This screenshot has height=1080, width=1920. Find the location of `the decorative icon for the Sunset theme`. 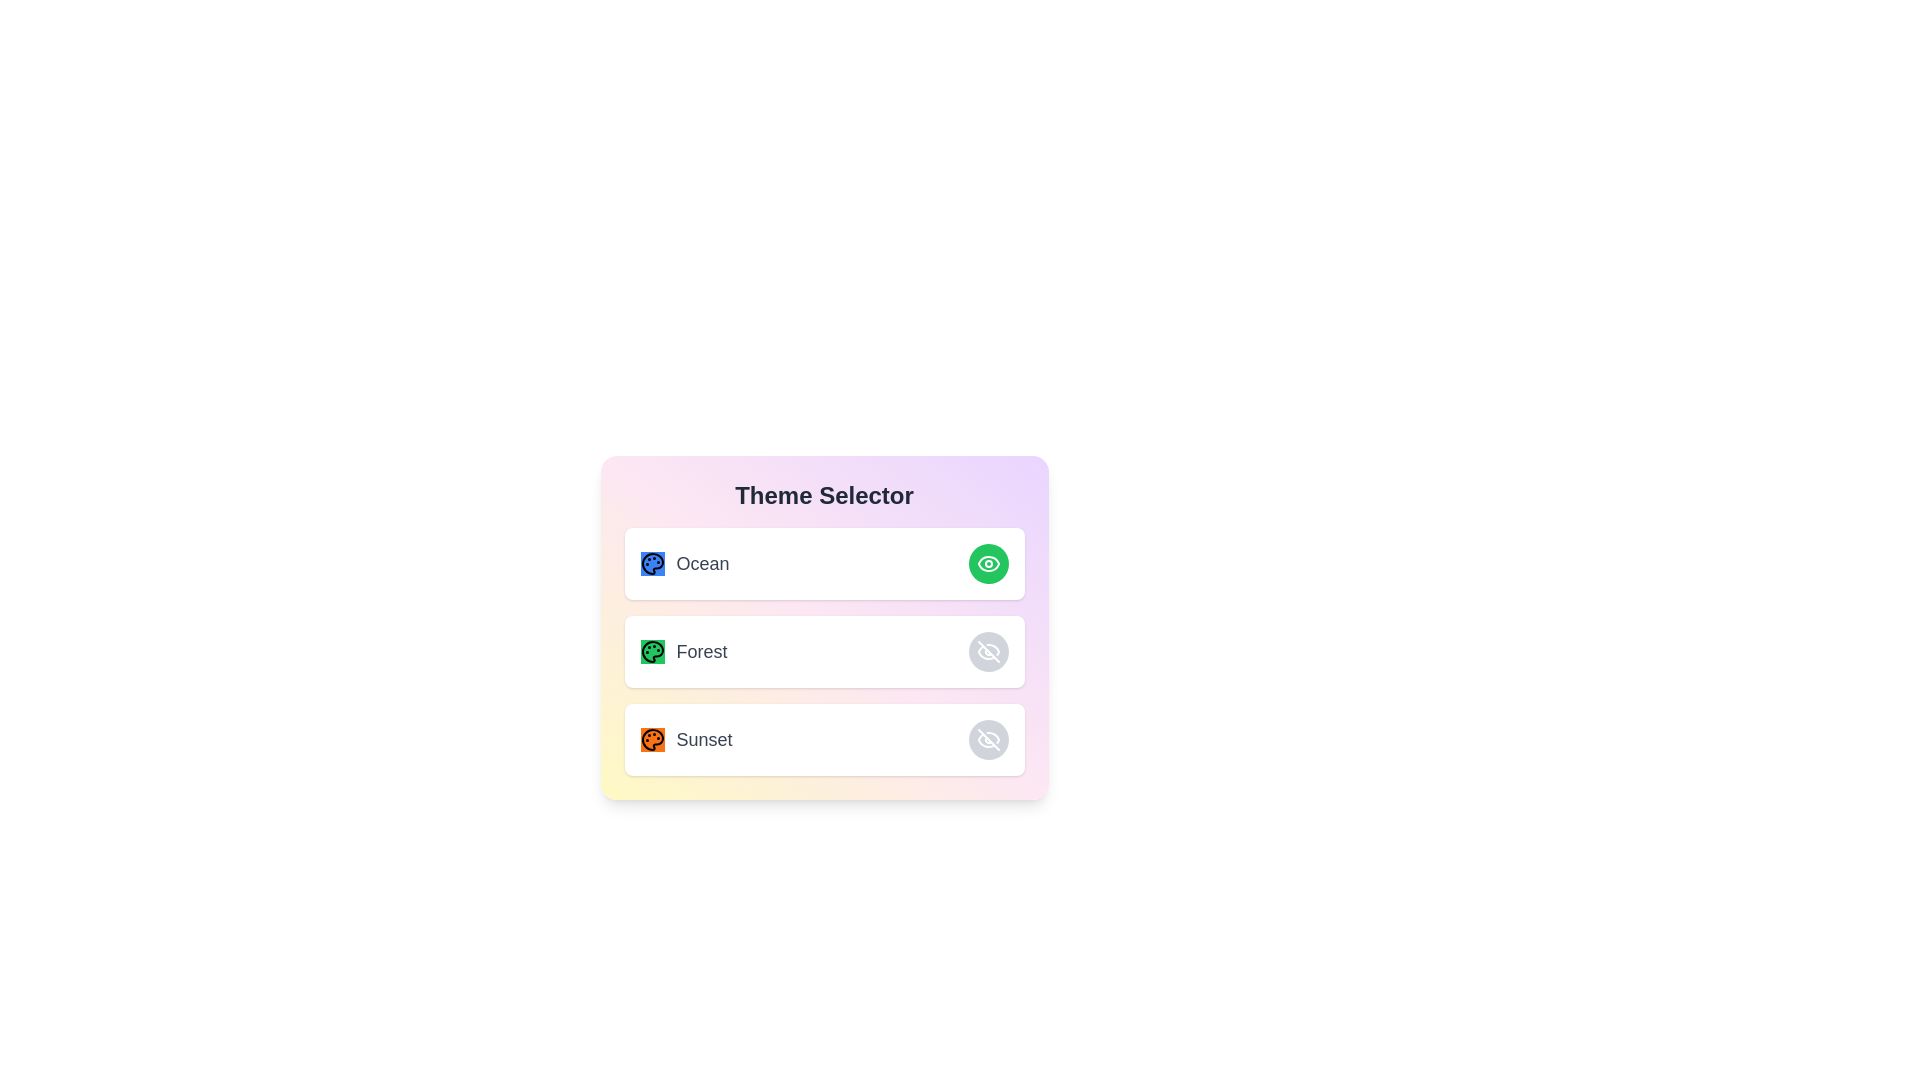

the decorative icon for the Sunset theme is located at coordinates (652, 740).